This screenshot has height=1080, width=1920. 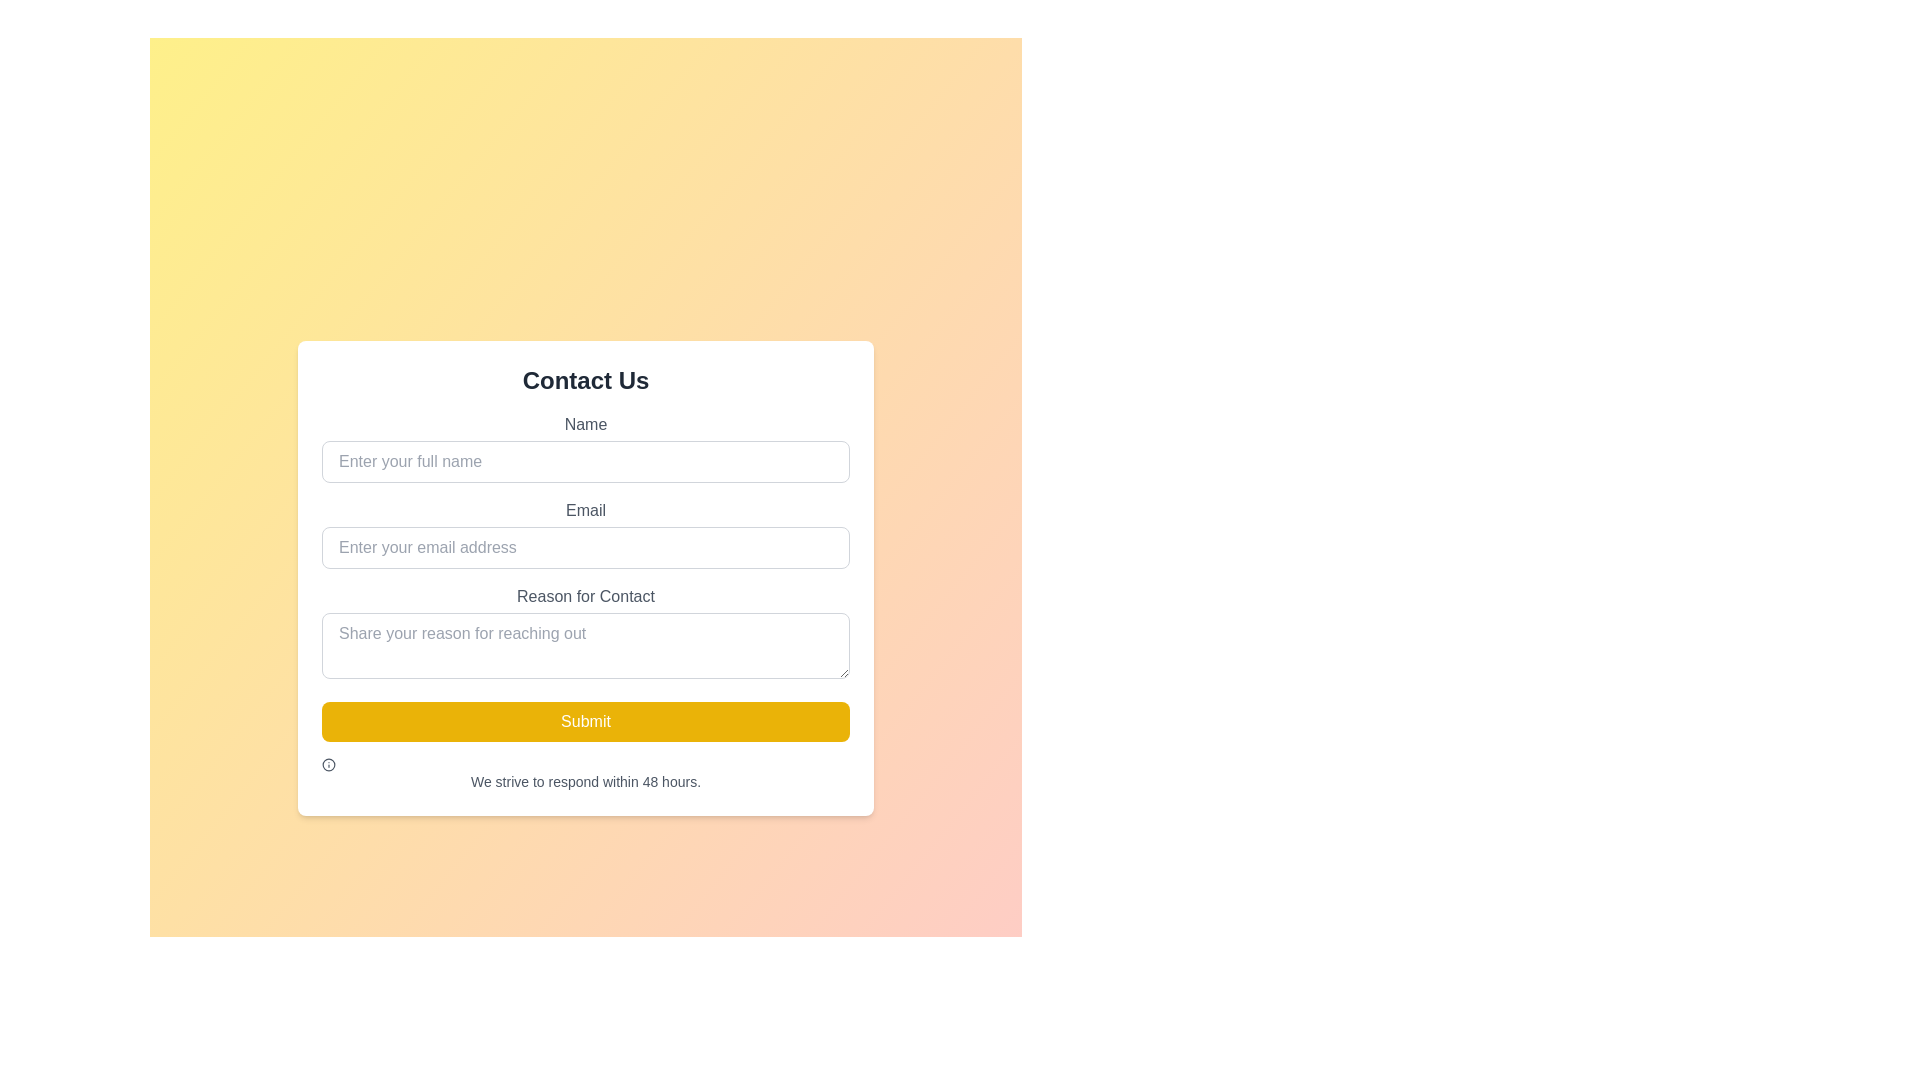 I want to click on the label element that displays the text 'Name', which is styled in medium-gray font and positioned above the text input field in the 'Contact Us' form layout, so click(x=584, y=423).